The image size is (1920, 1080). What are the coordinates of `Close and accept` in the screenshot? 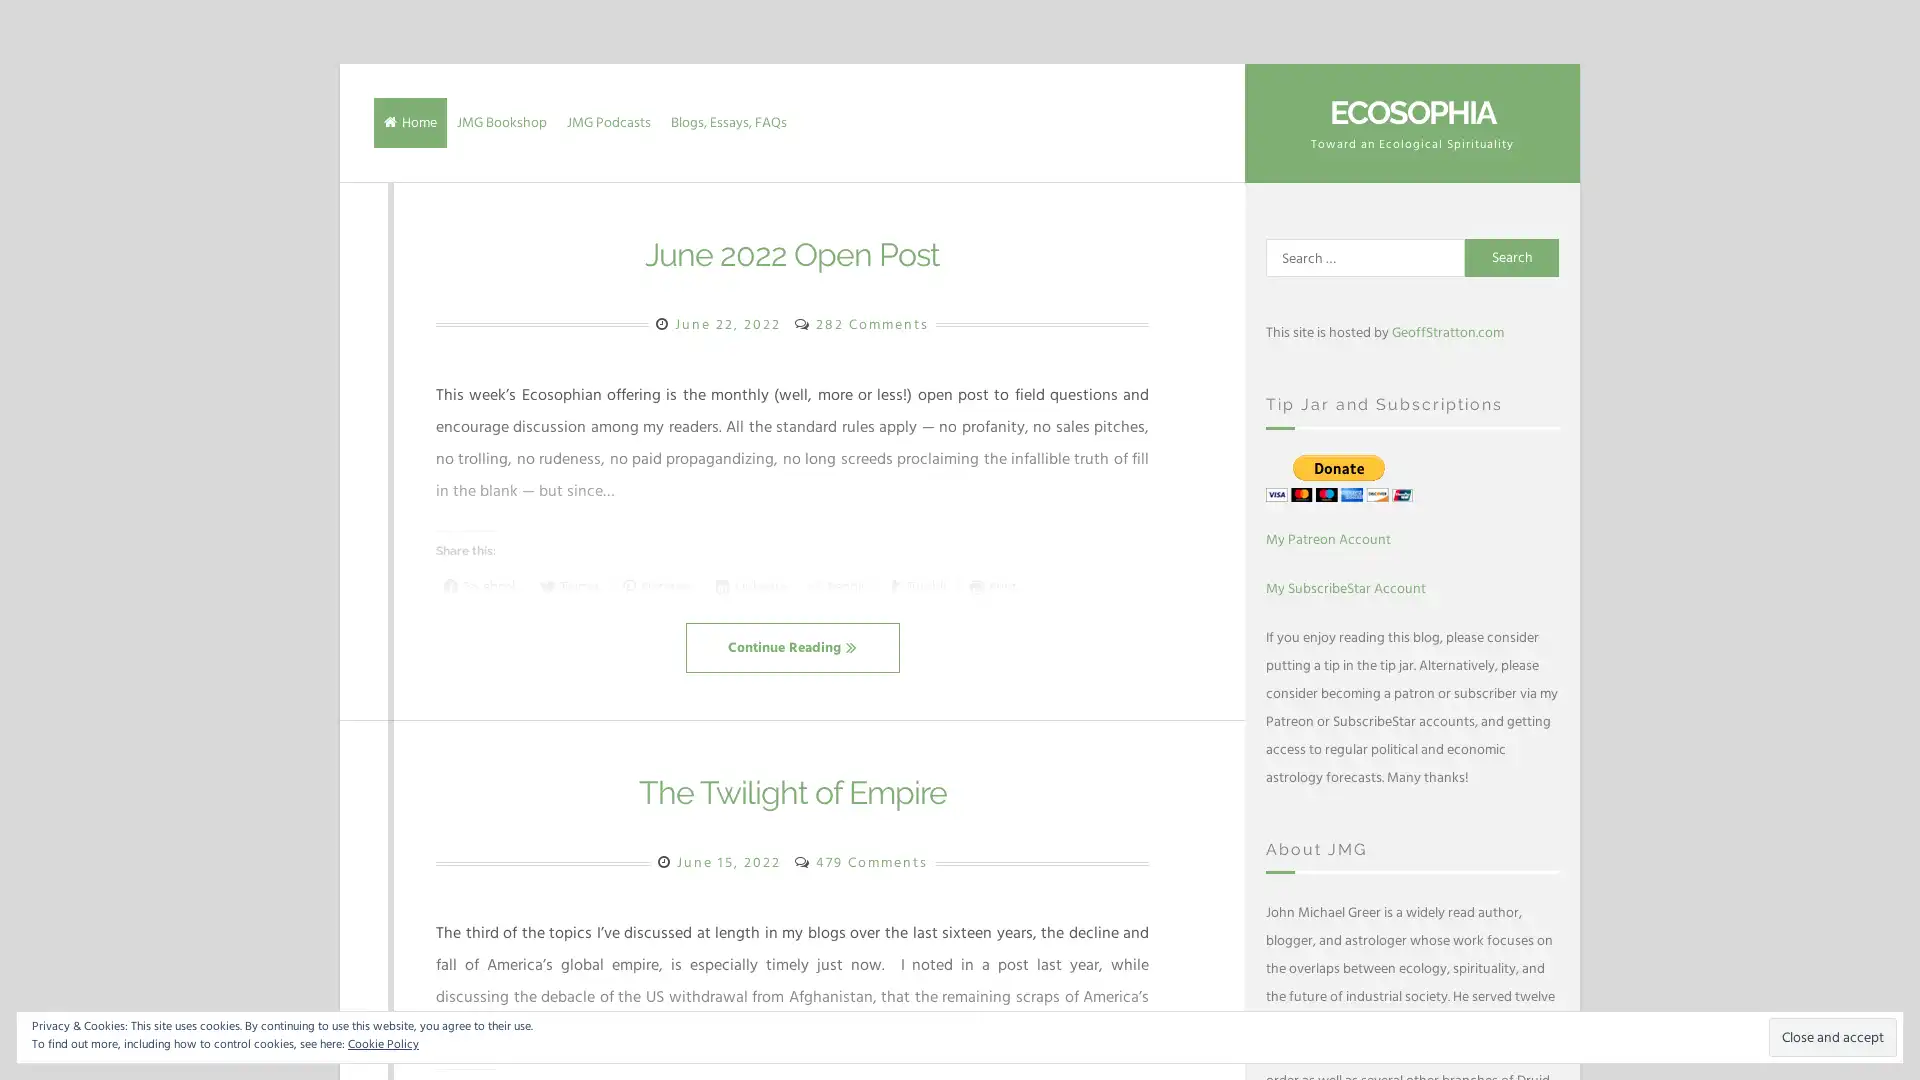 It's located at (1833, 1036).